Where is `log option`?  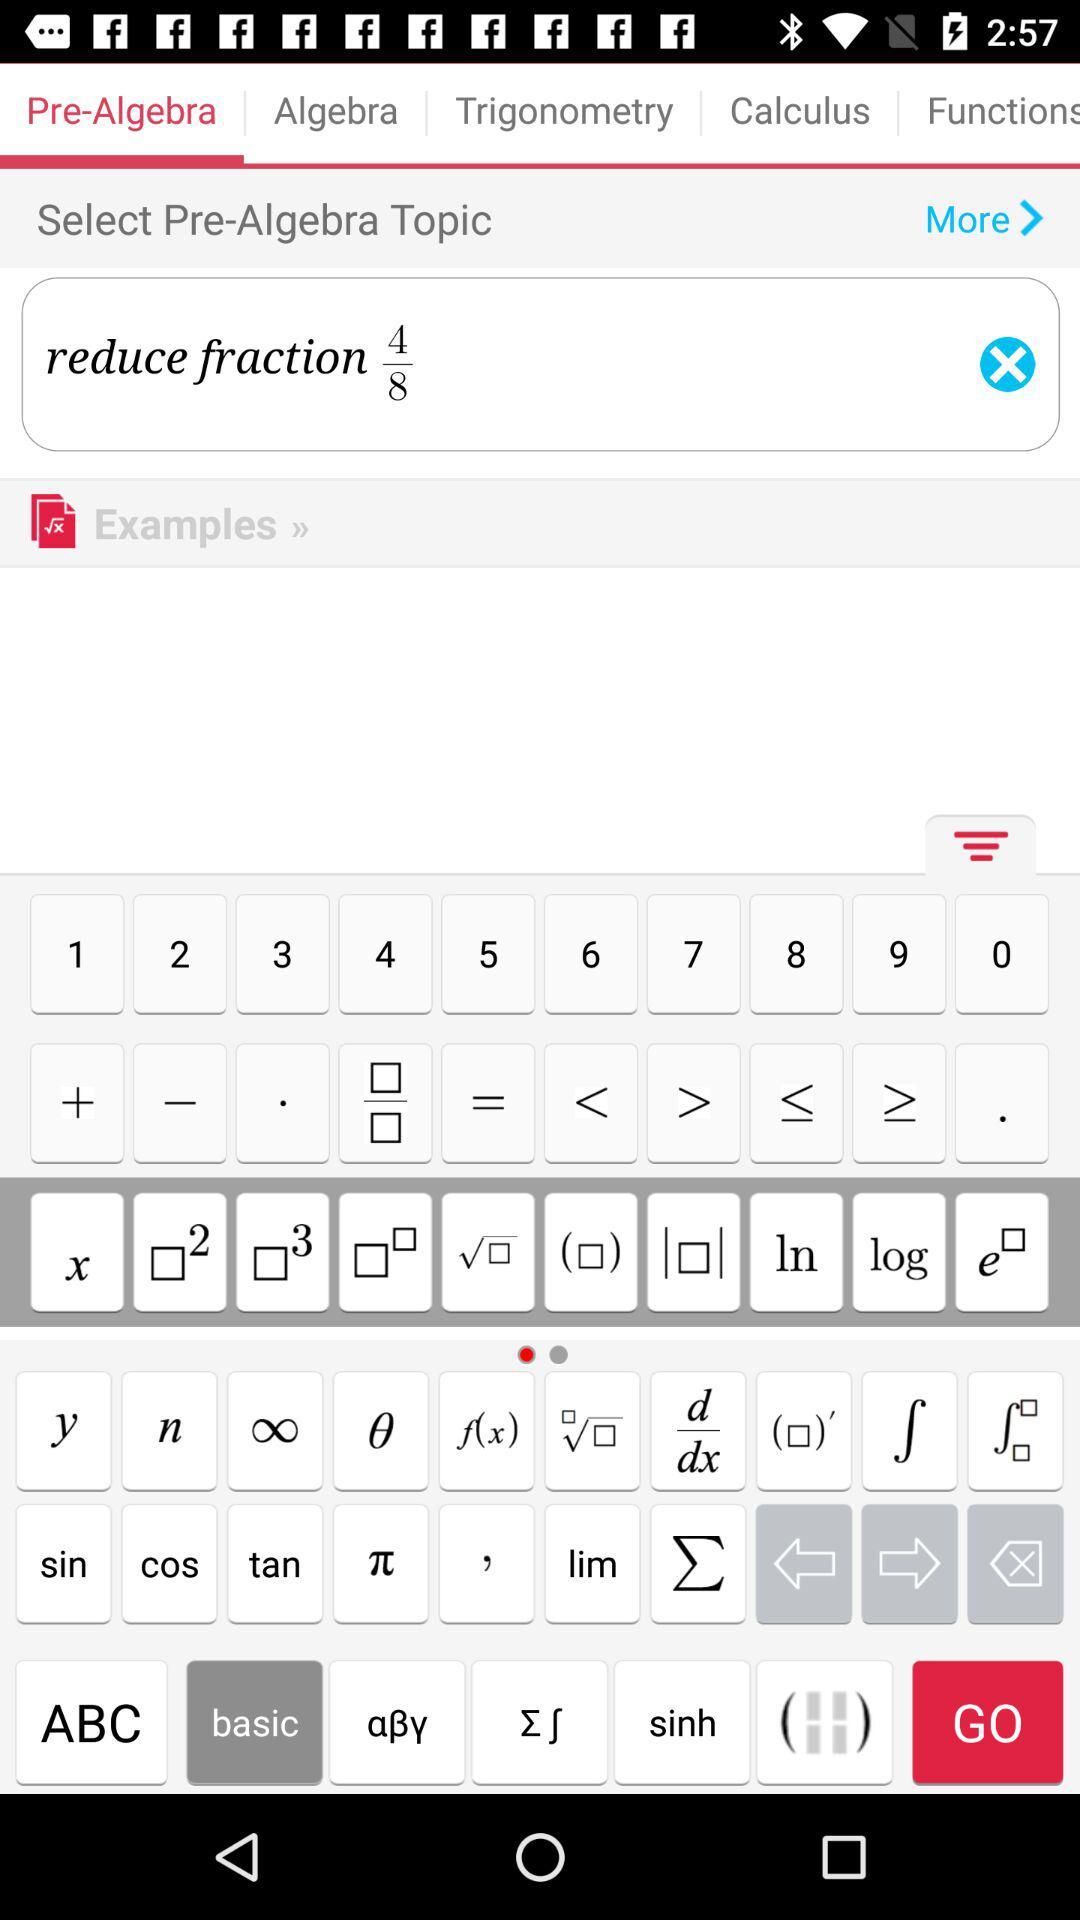 log option is located at coordinates (898, 1251).